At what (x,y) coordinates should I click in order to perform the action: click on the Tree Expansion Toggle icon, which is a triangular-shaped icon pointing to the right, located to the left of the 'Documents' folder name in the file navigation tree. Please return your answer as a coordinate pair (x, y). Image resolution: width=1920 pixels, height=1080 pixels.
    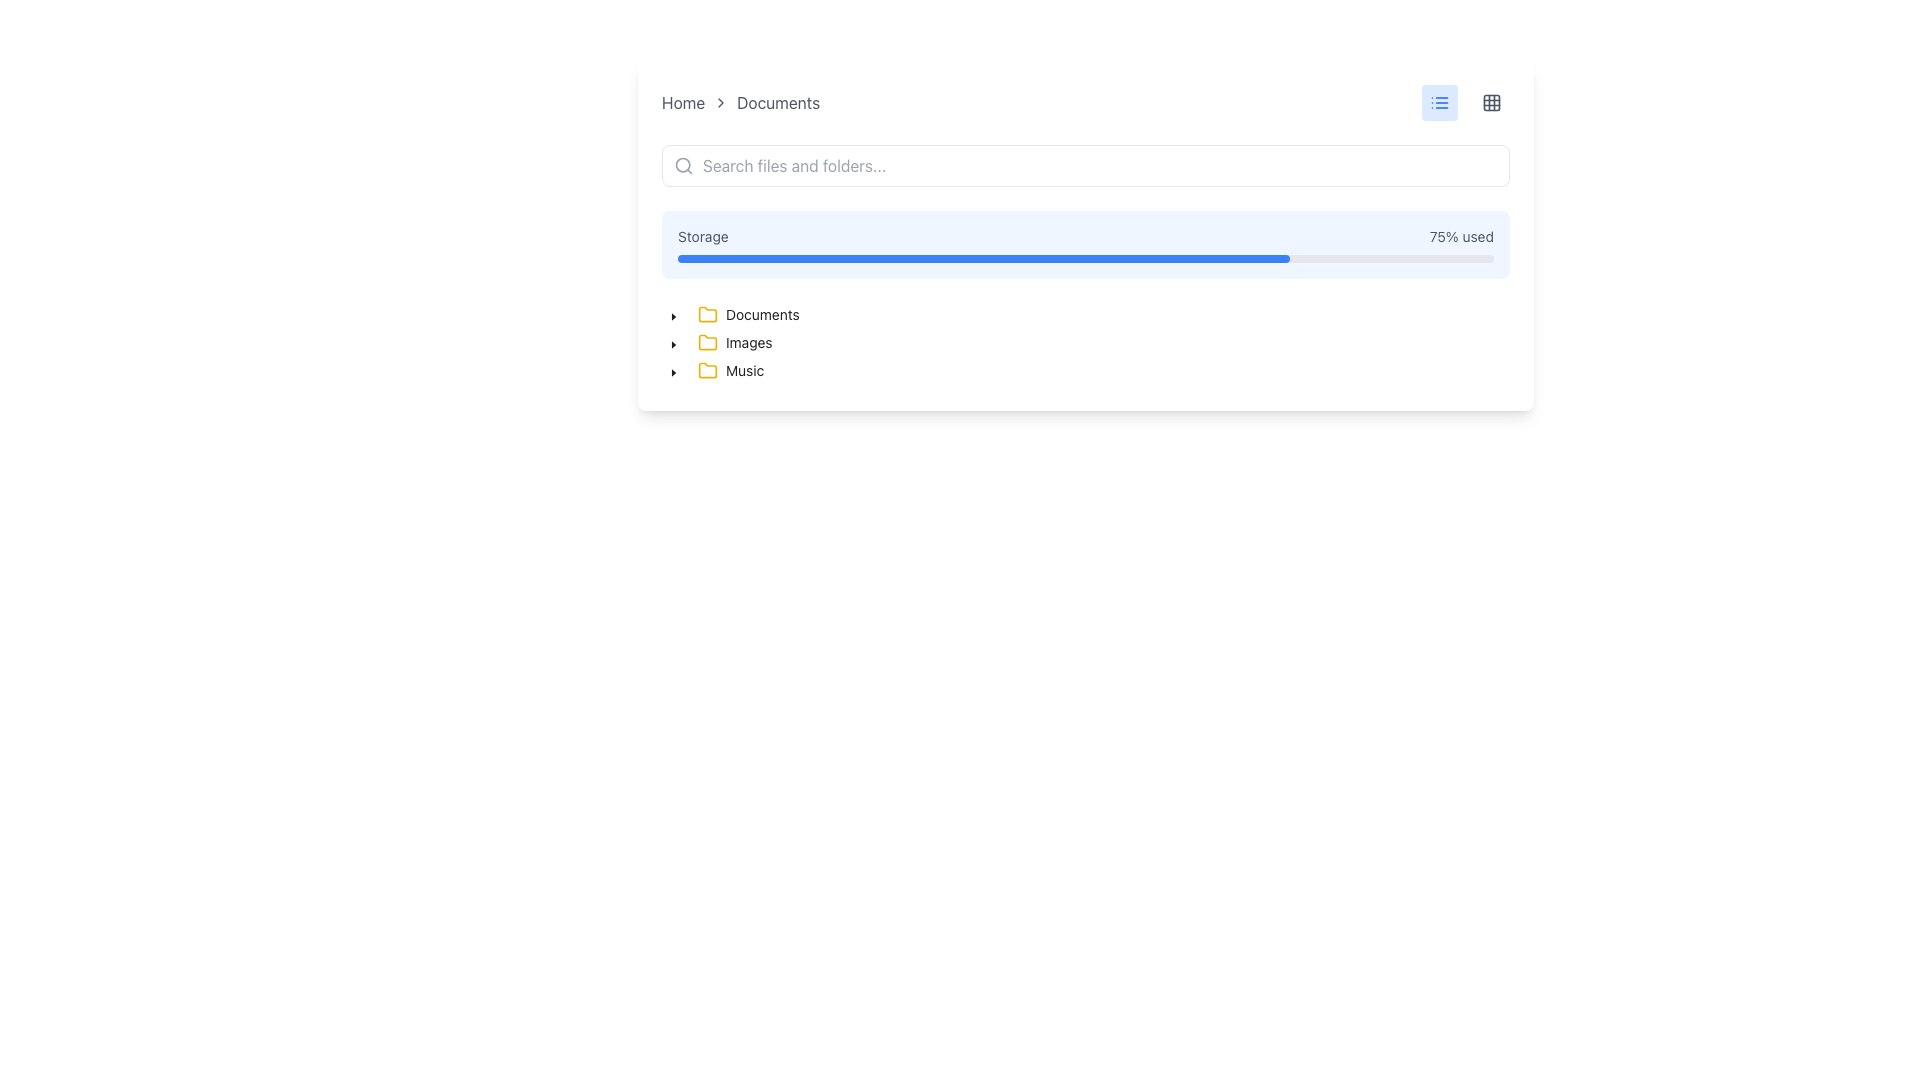
    Looking at the image, I should click on (673, 315).